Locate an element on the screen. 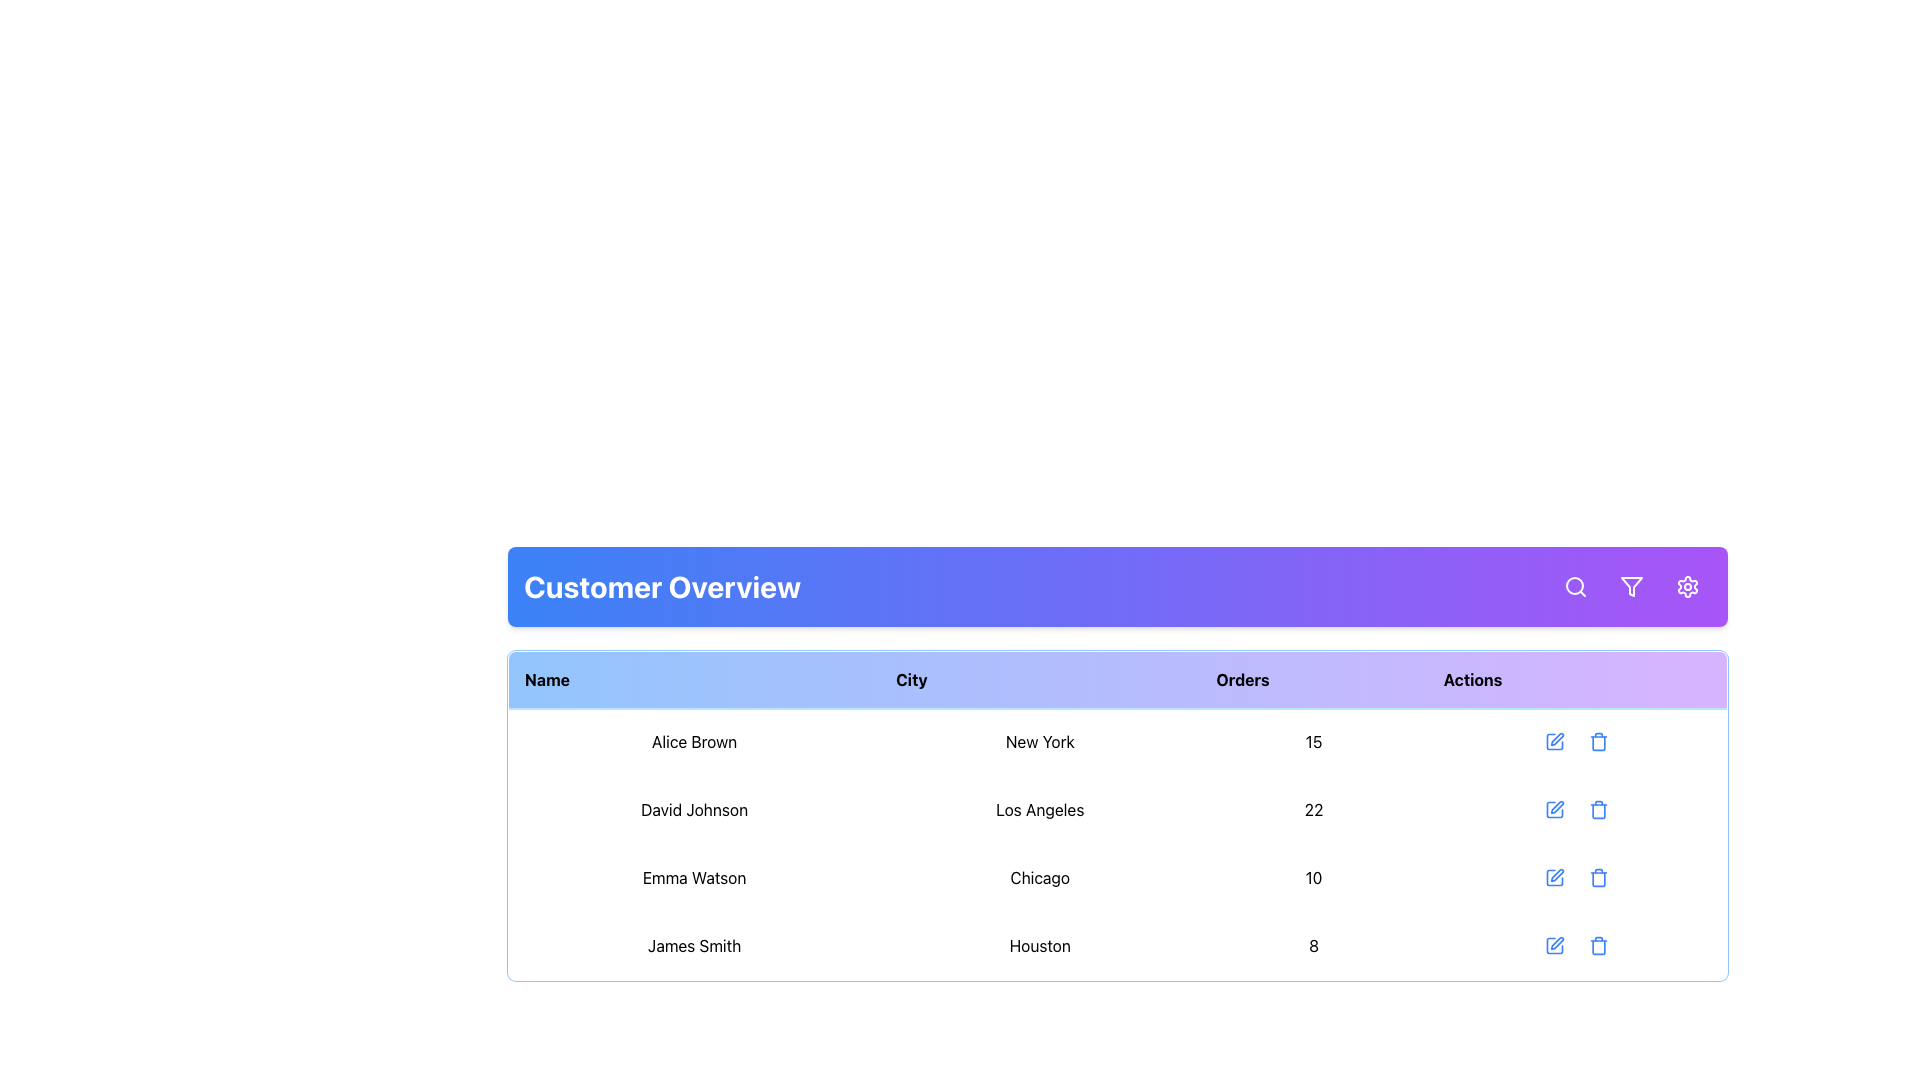 Image resolution: width=1920 pixels, height=1080 pixels. text from the city name label, which is located in the second column of the first row in a table, positioned between 'Alice Brown' on the left and '15' on the right is located at coordinates (1040, 741).